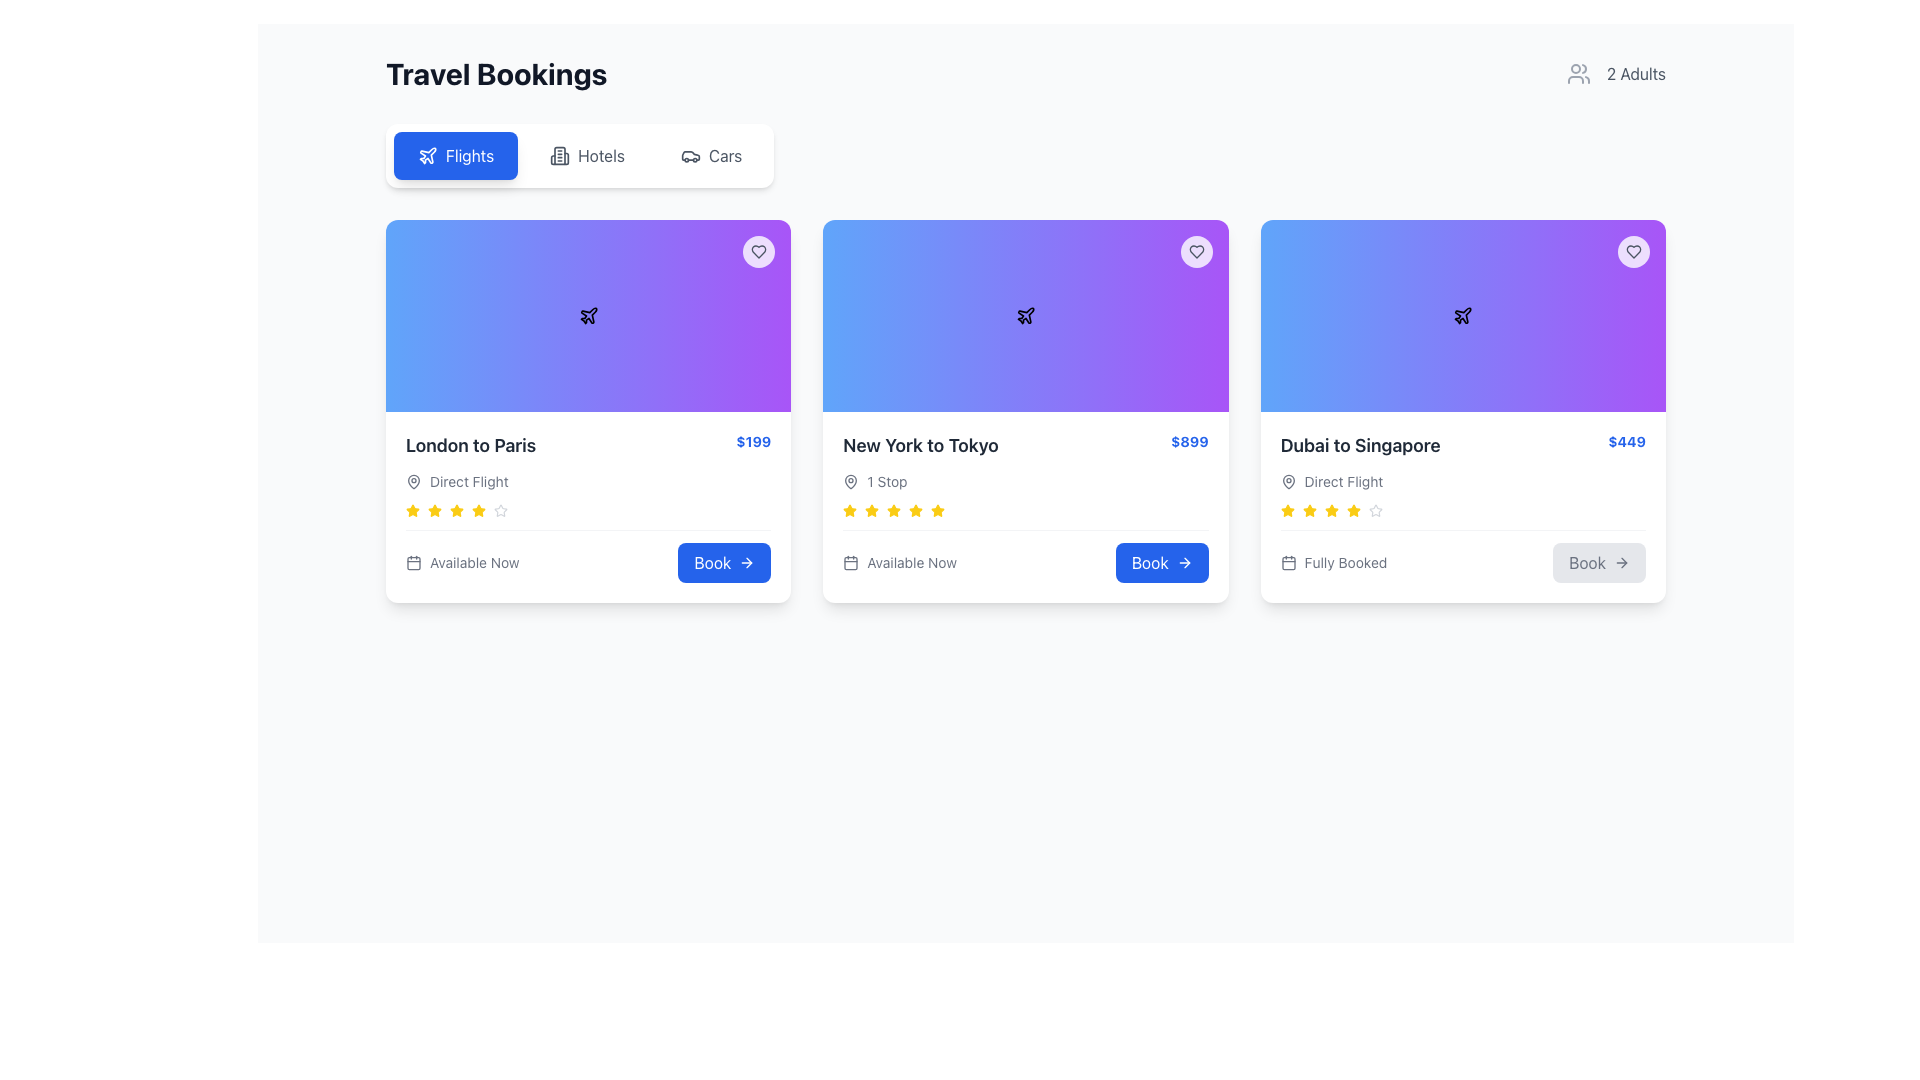 The image size is (1920, 1080). I want to click on the fourth yellow star icon in the rating section of the 'New York to Tokyo' card to rate, so click(915, 509).